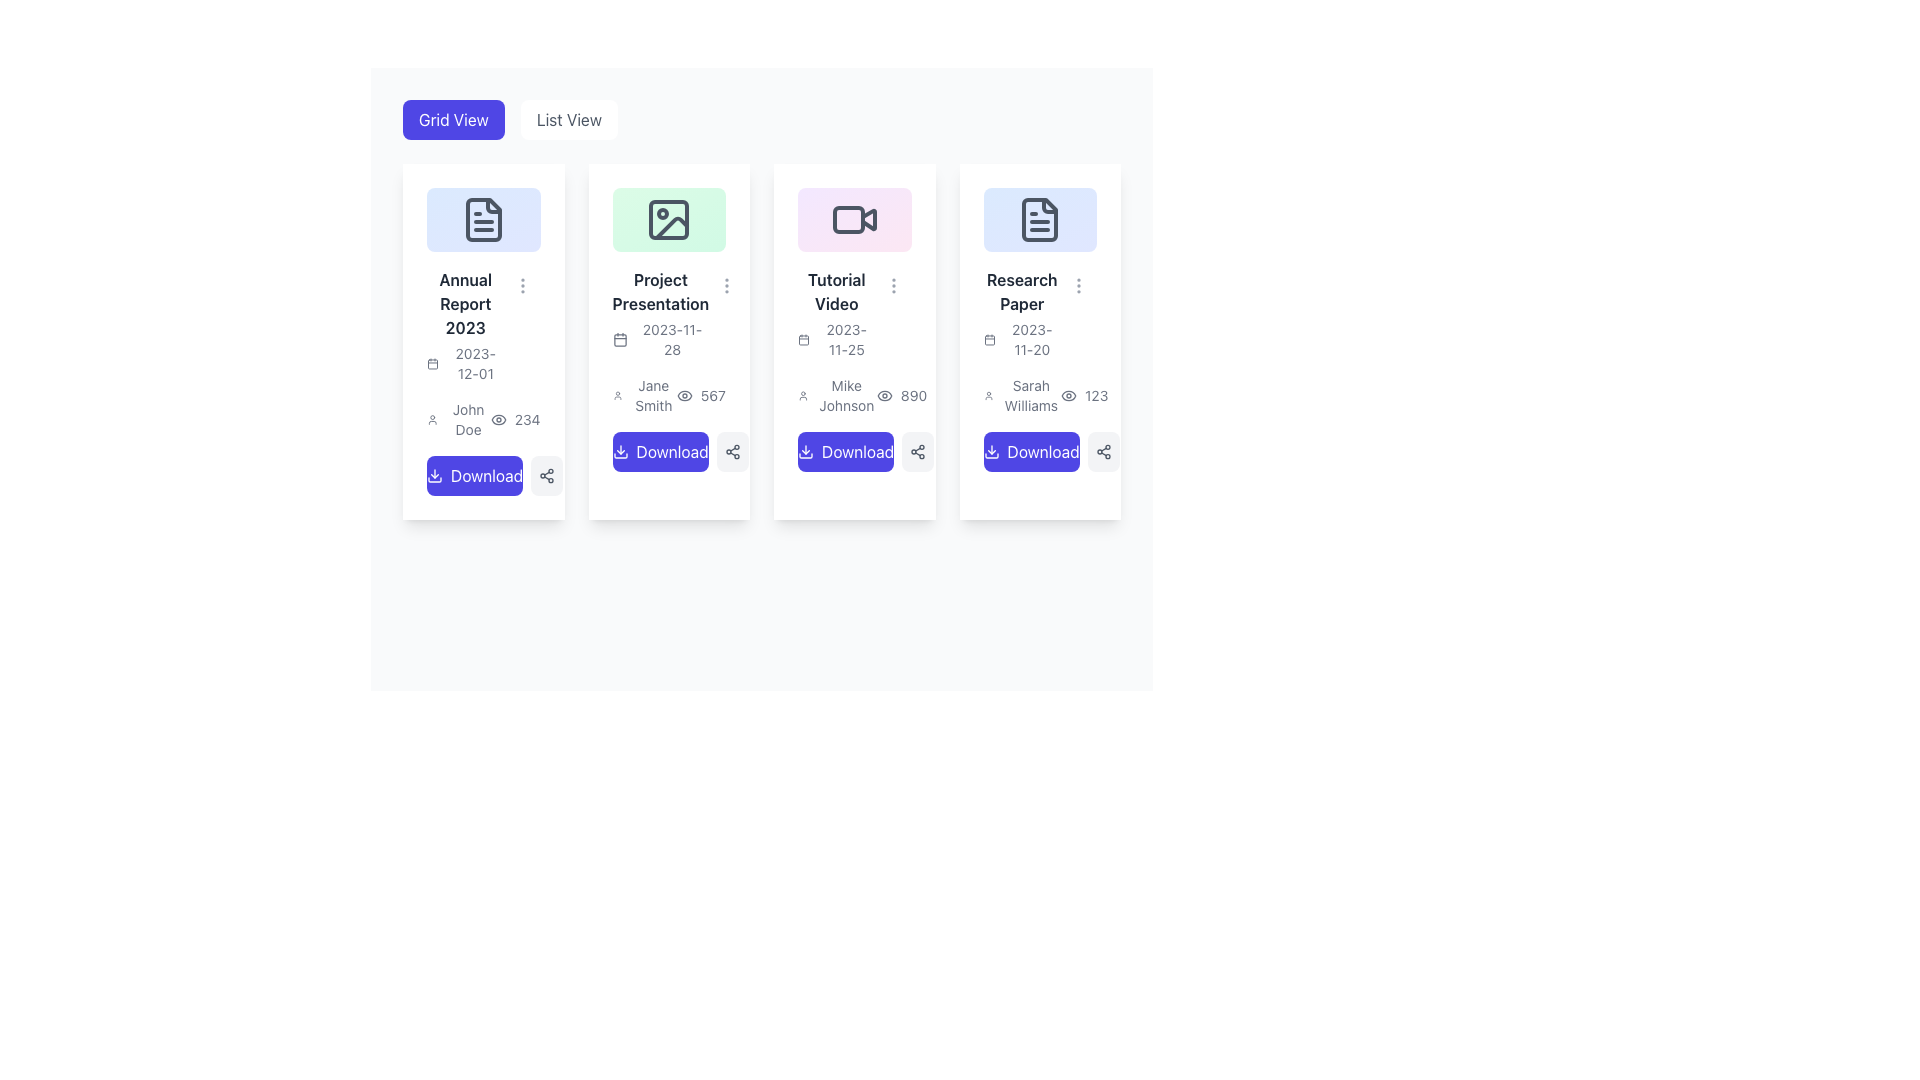 This screenshot has width=1920, height=1080. I want to click on the sharing button located immediately to the right of the 'Download' button in the 'Research Paper' card, so click(1102, 451).